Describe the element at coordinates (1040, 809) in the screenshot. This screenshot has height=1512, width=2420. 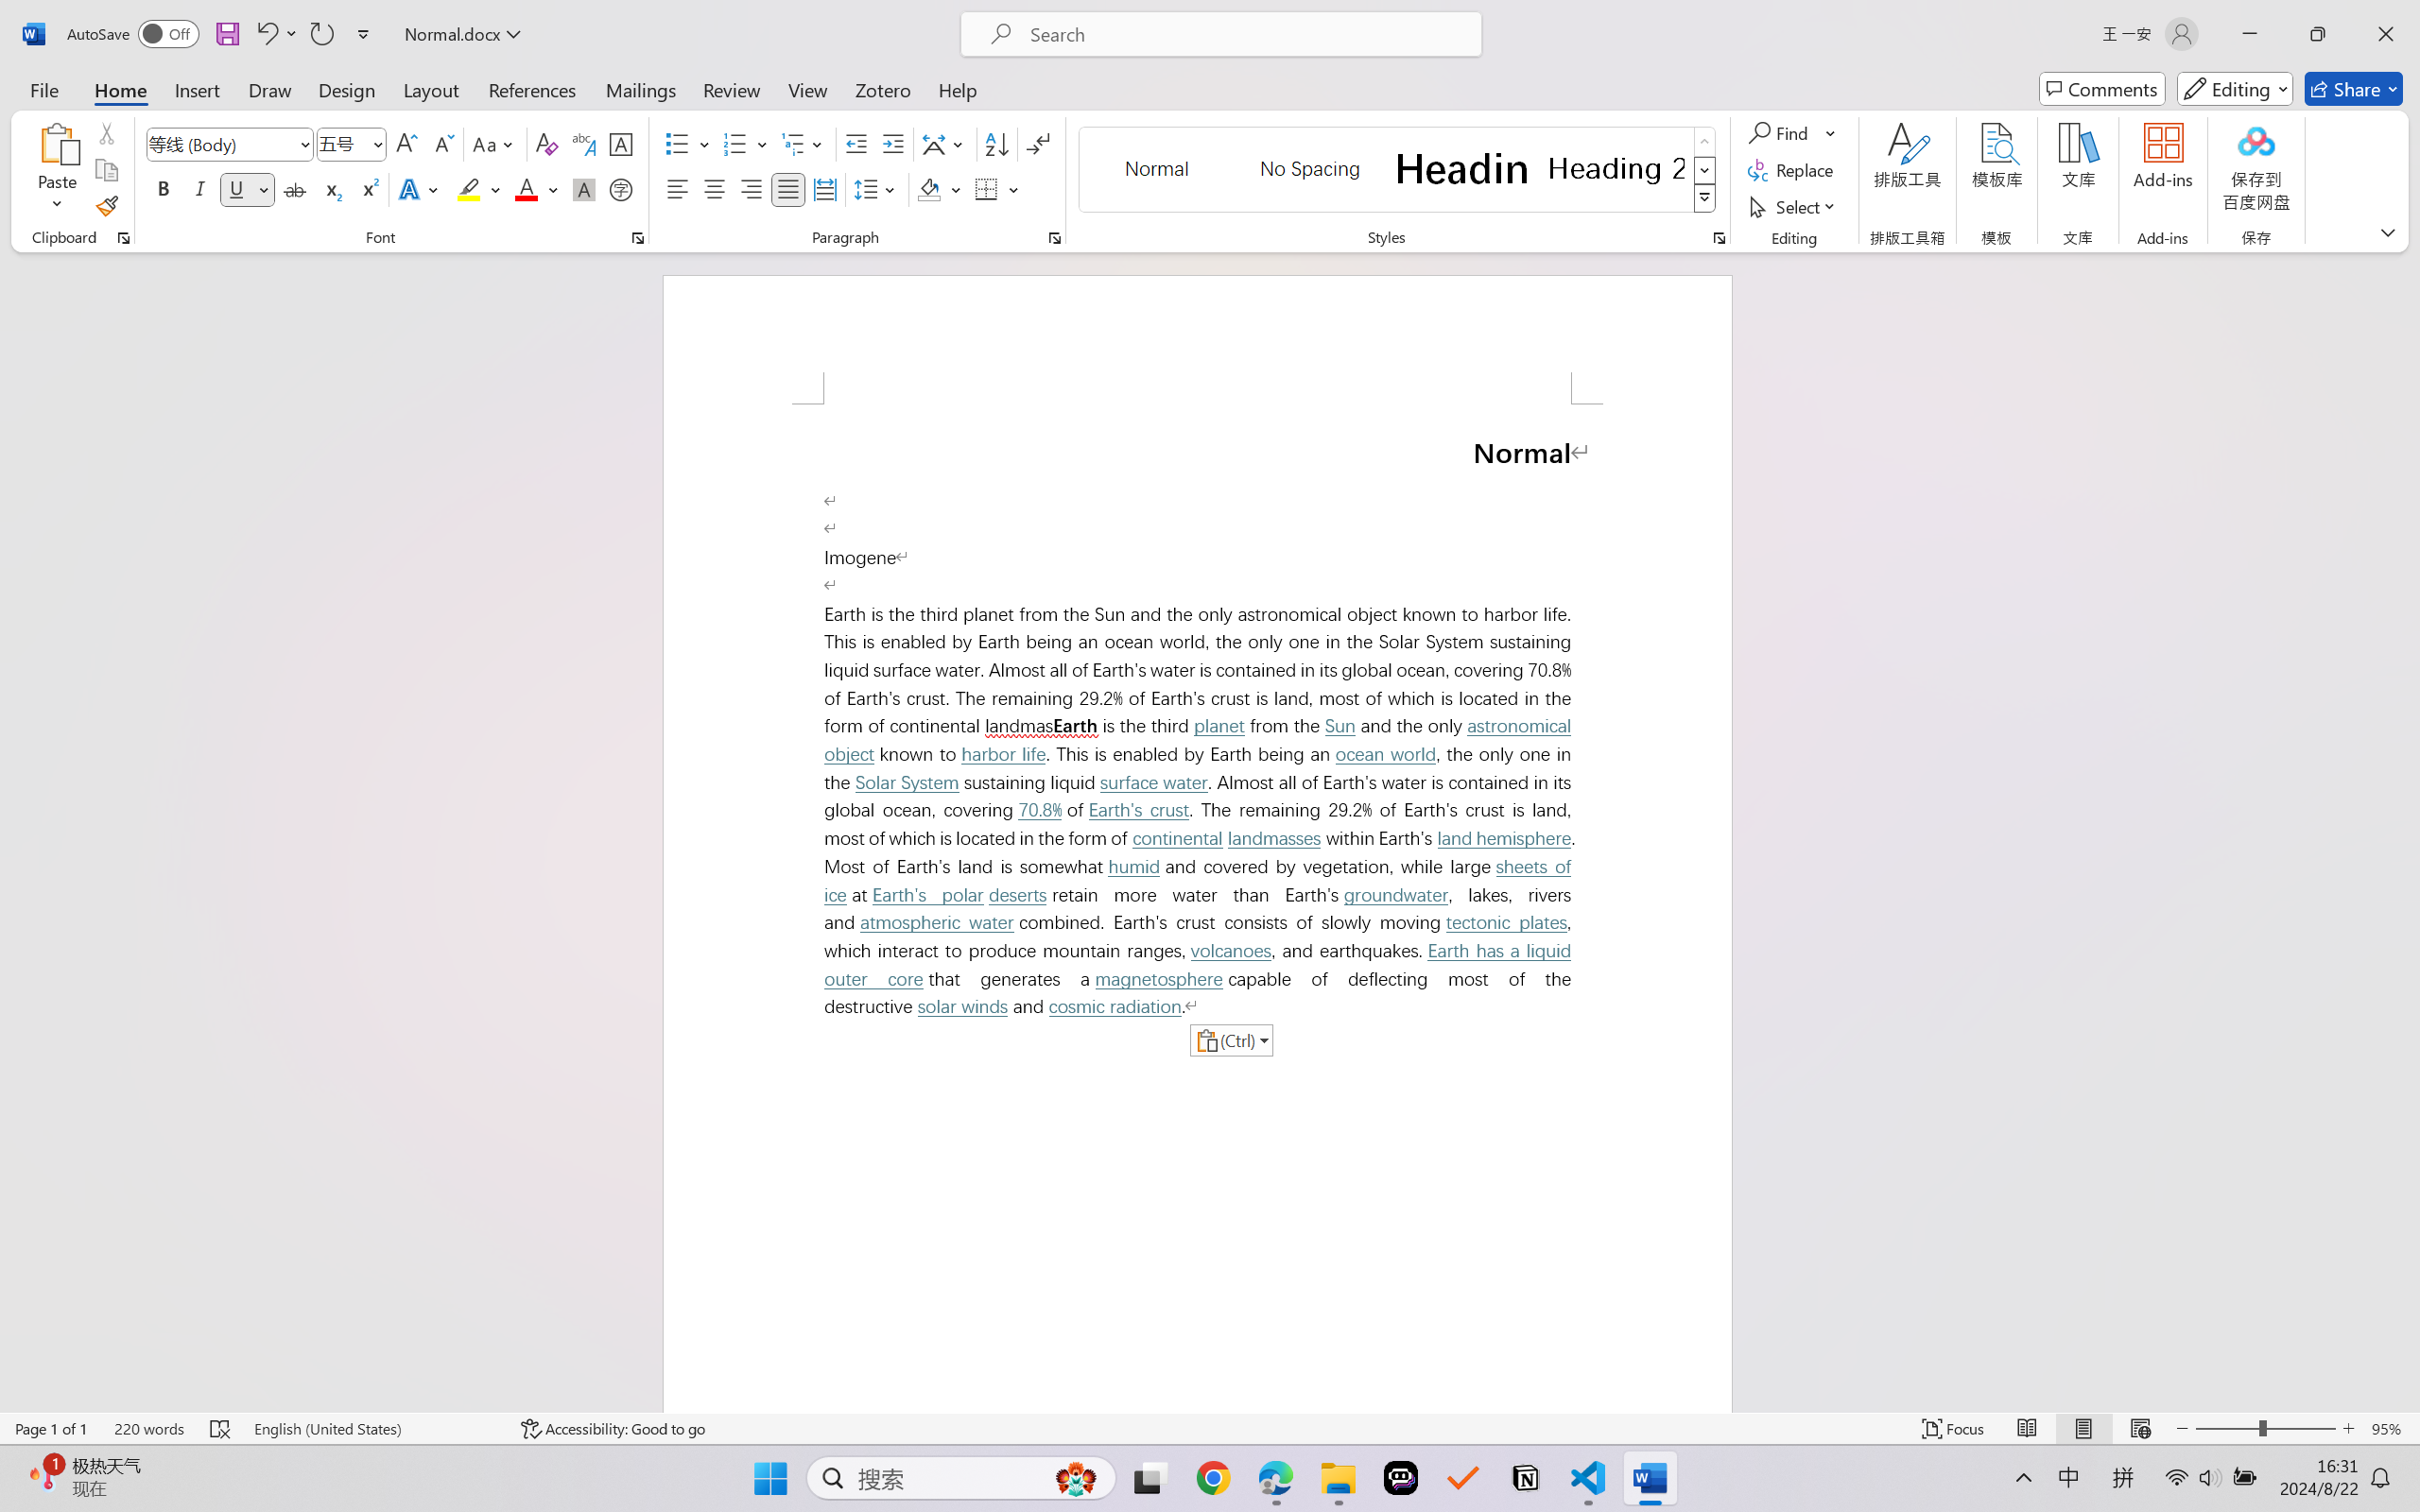
I see `'70.8%'` at that location.